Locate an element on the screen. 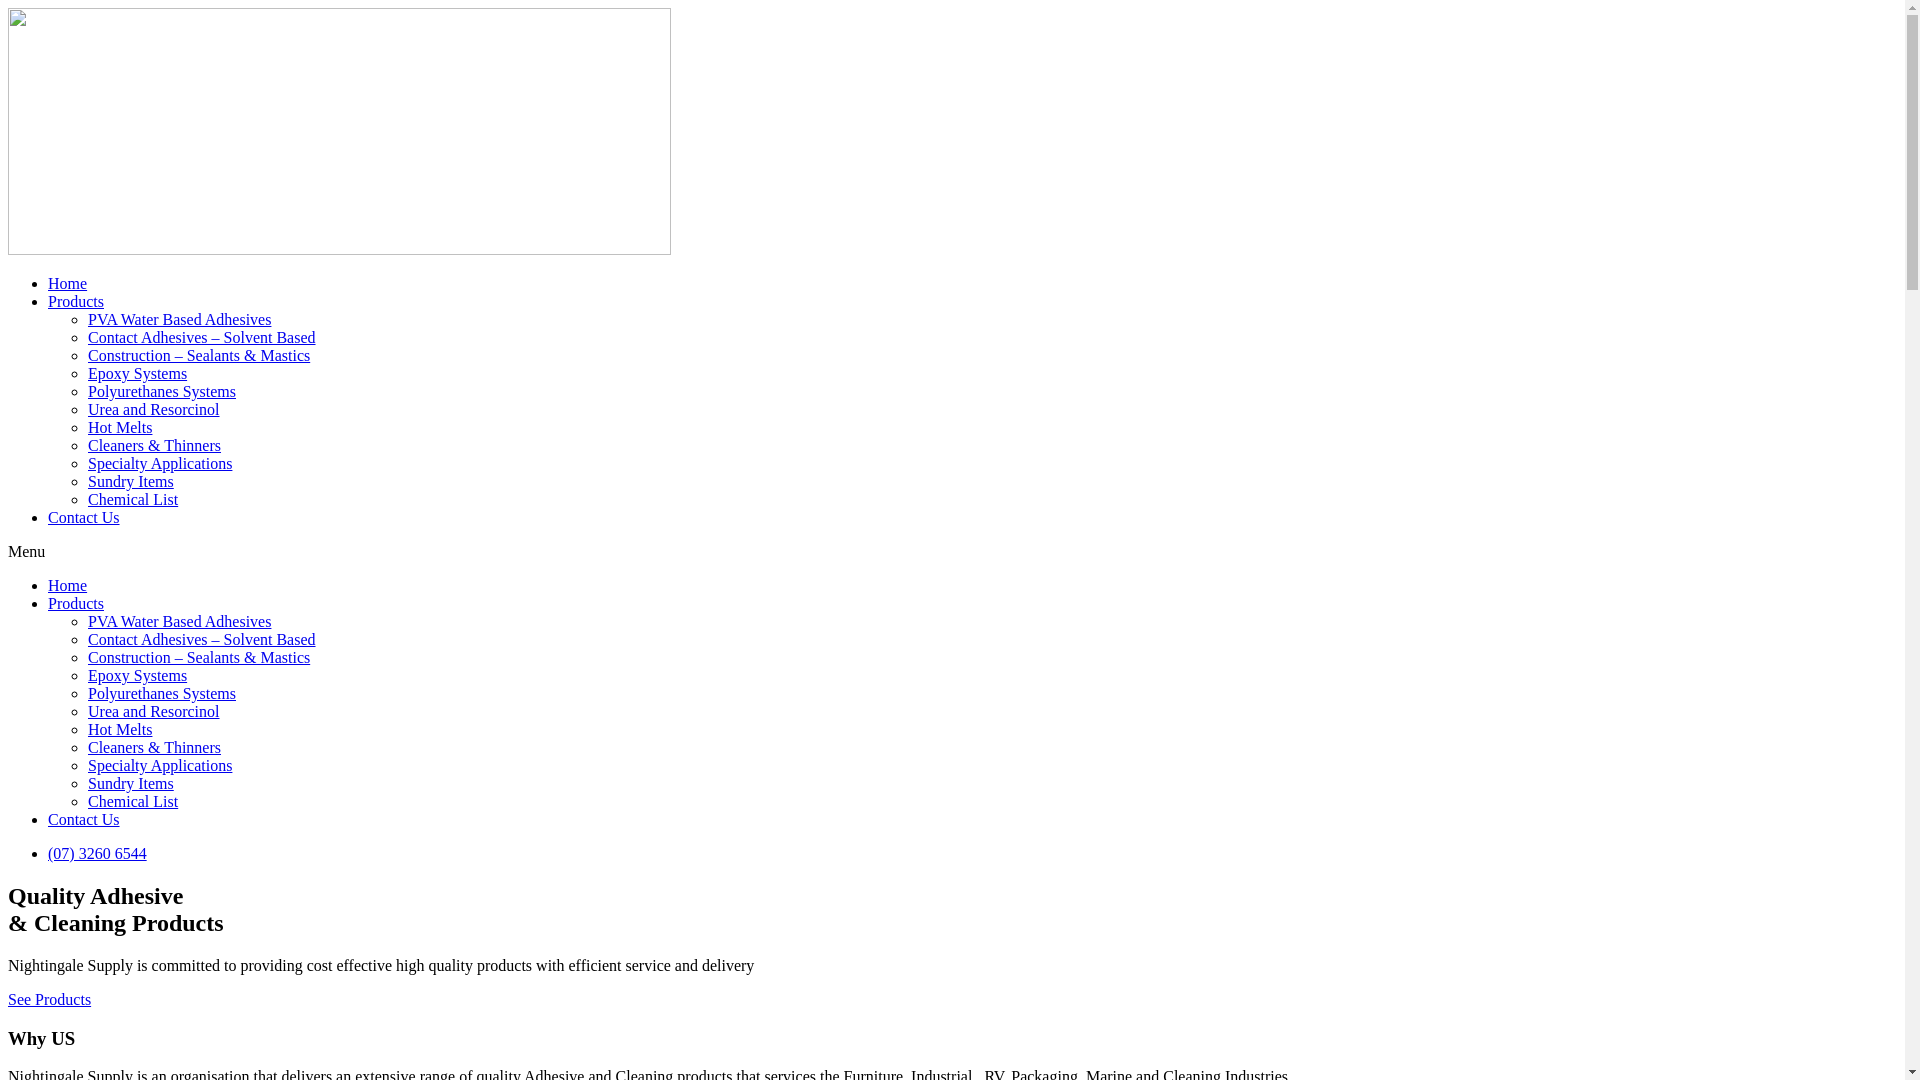 This screenshot has height=1080, width=1920. 'Epoxy Systems' is located at coordinates (86, 373).